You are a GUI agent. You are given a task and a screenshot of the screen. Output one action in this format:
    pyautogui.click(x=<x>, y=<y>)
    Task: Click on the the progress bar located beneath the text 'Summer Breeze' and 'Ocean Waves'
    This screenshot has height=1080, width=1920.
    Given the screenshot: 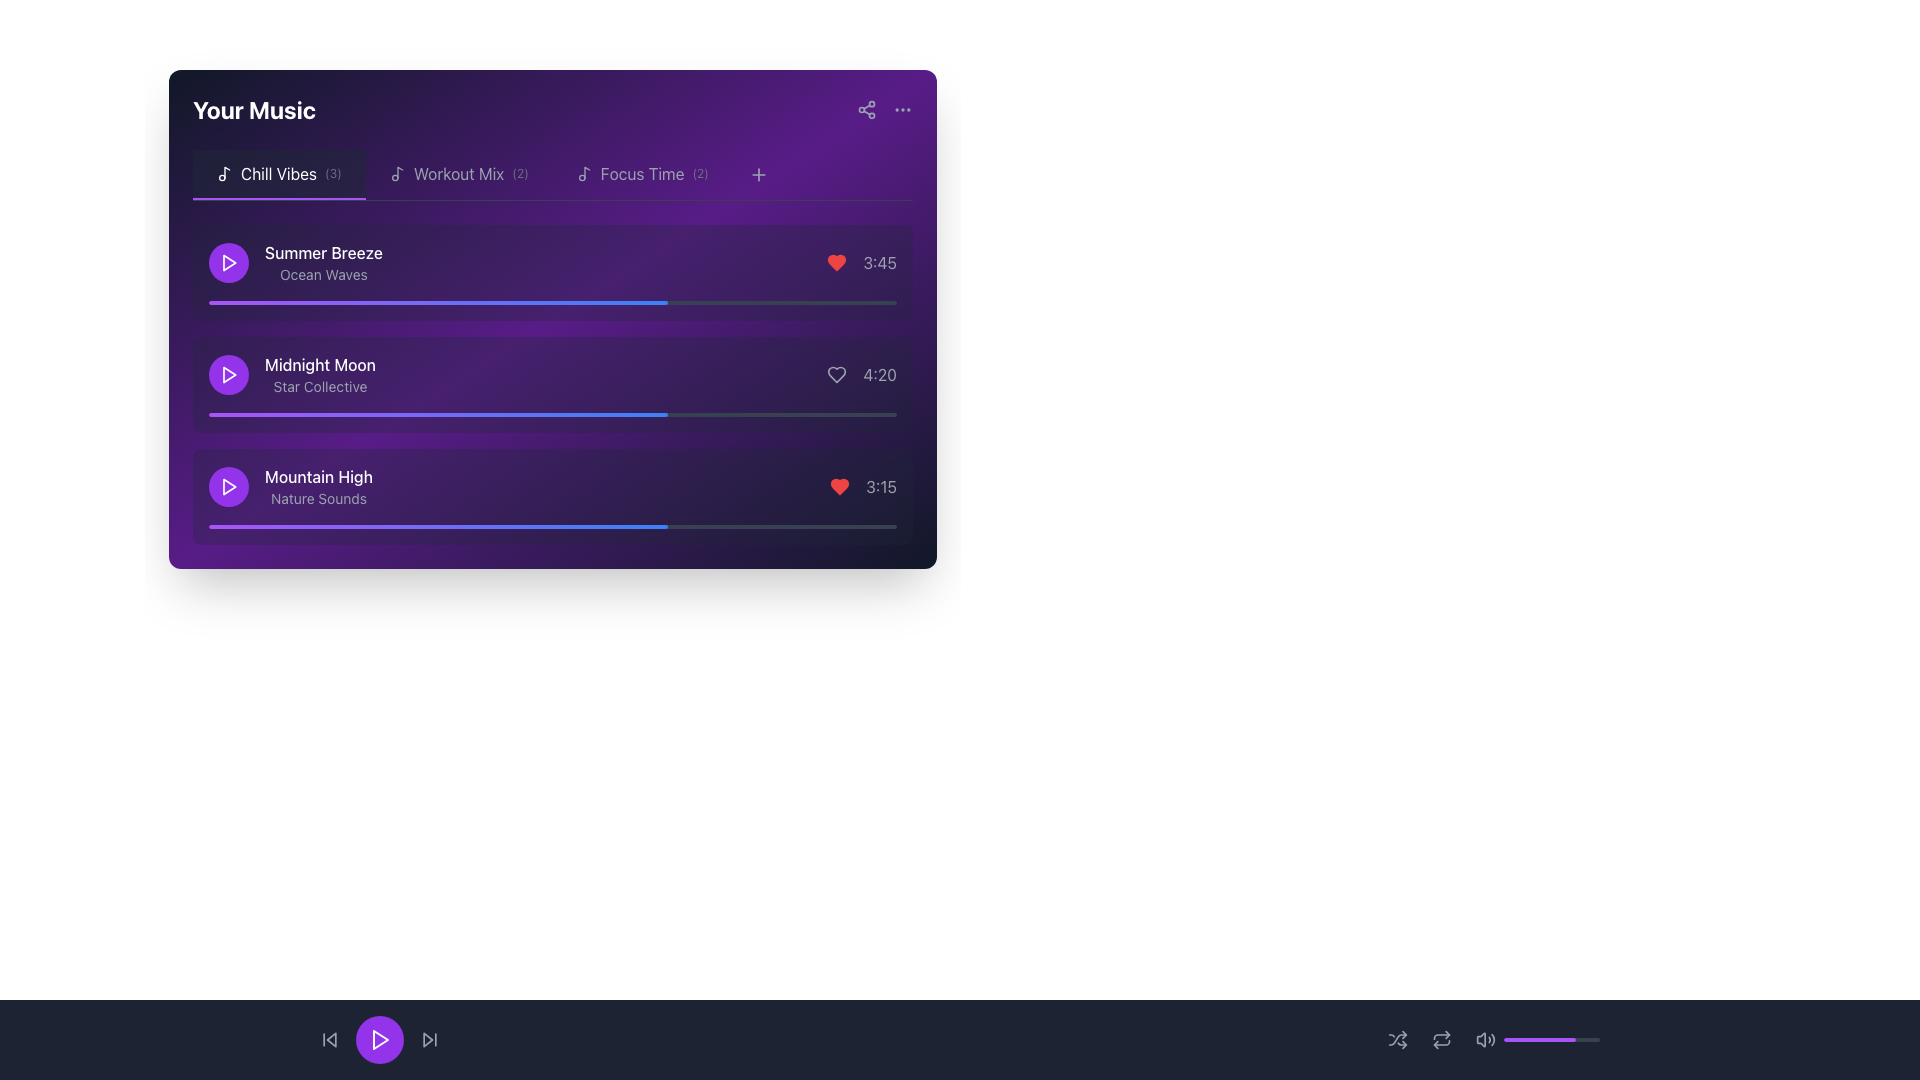 What is the action you would take?
    pyautogui.click(x=552, y=303)
    